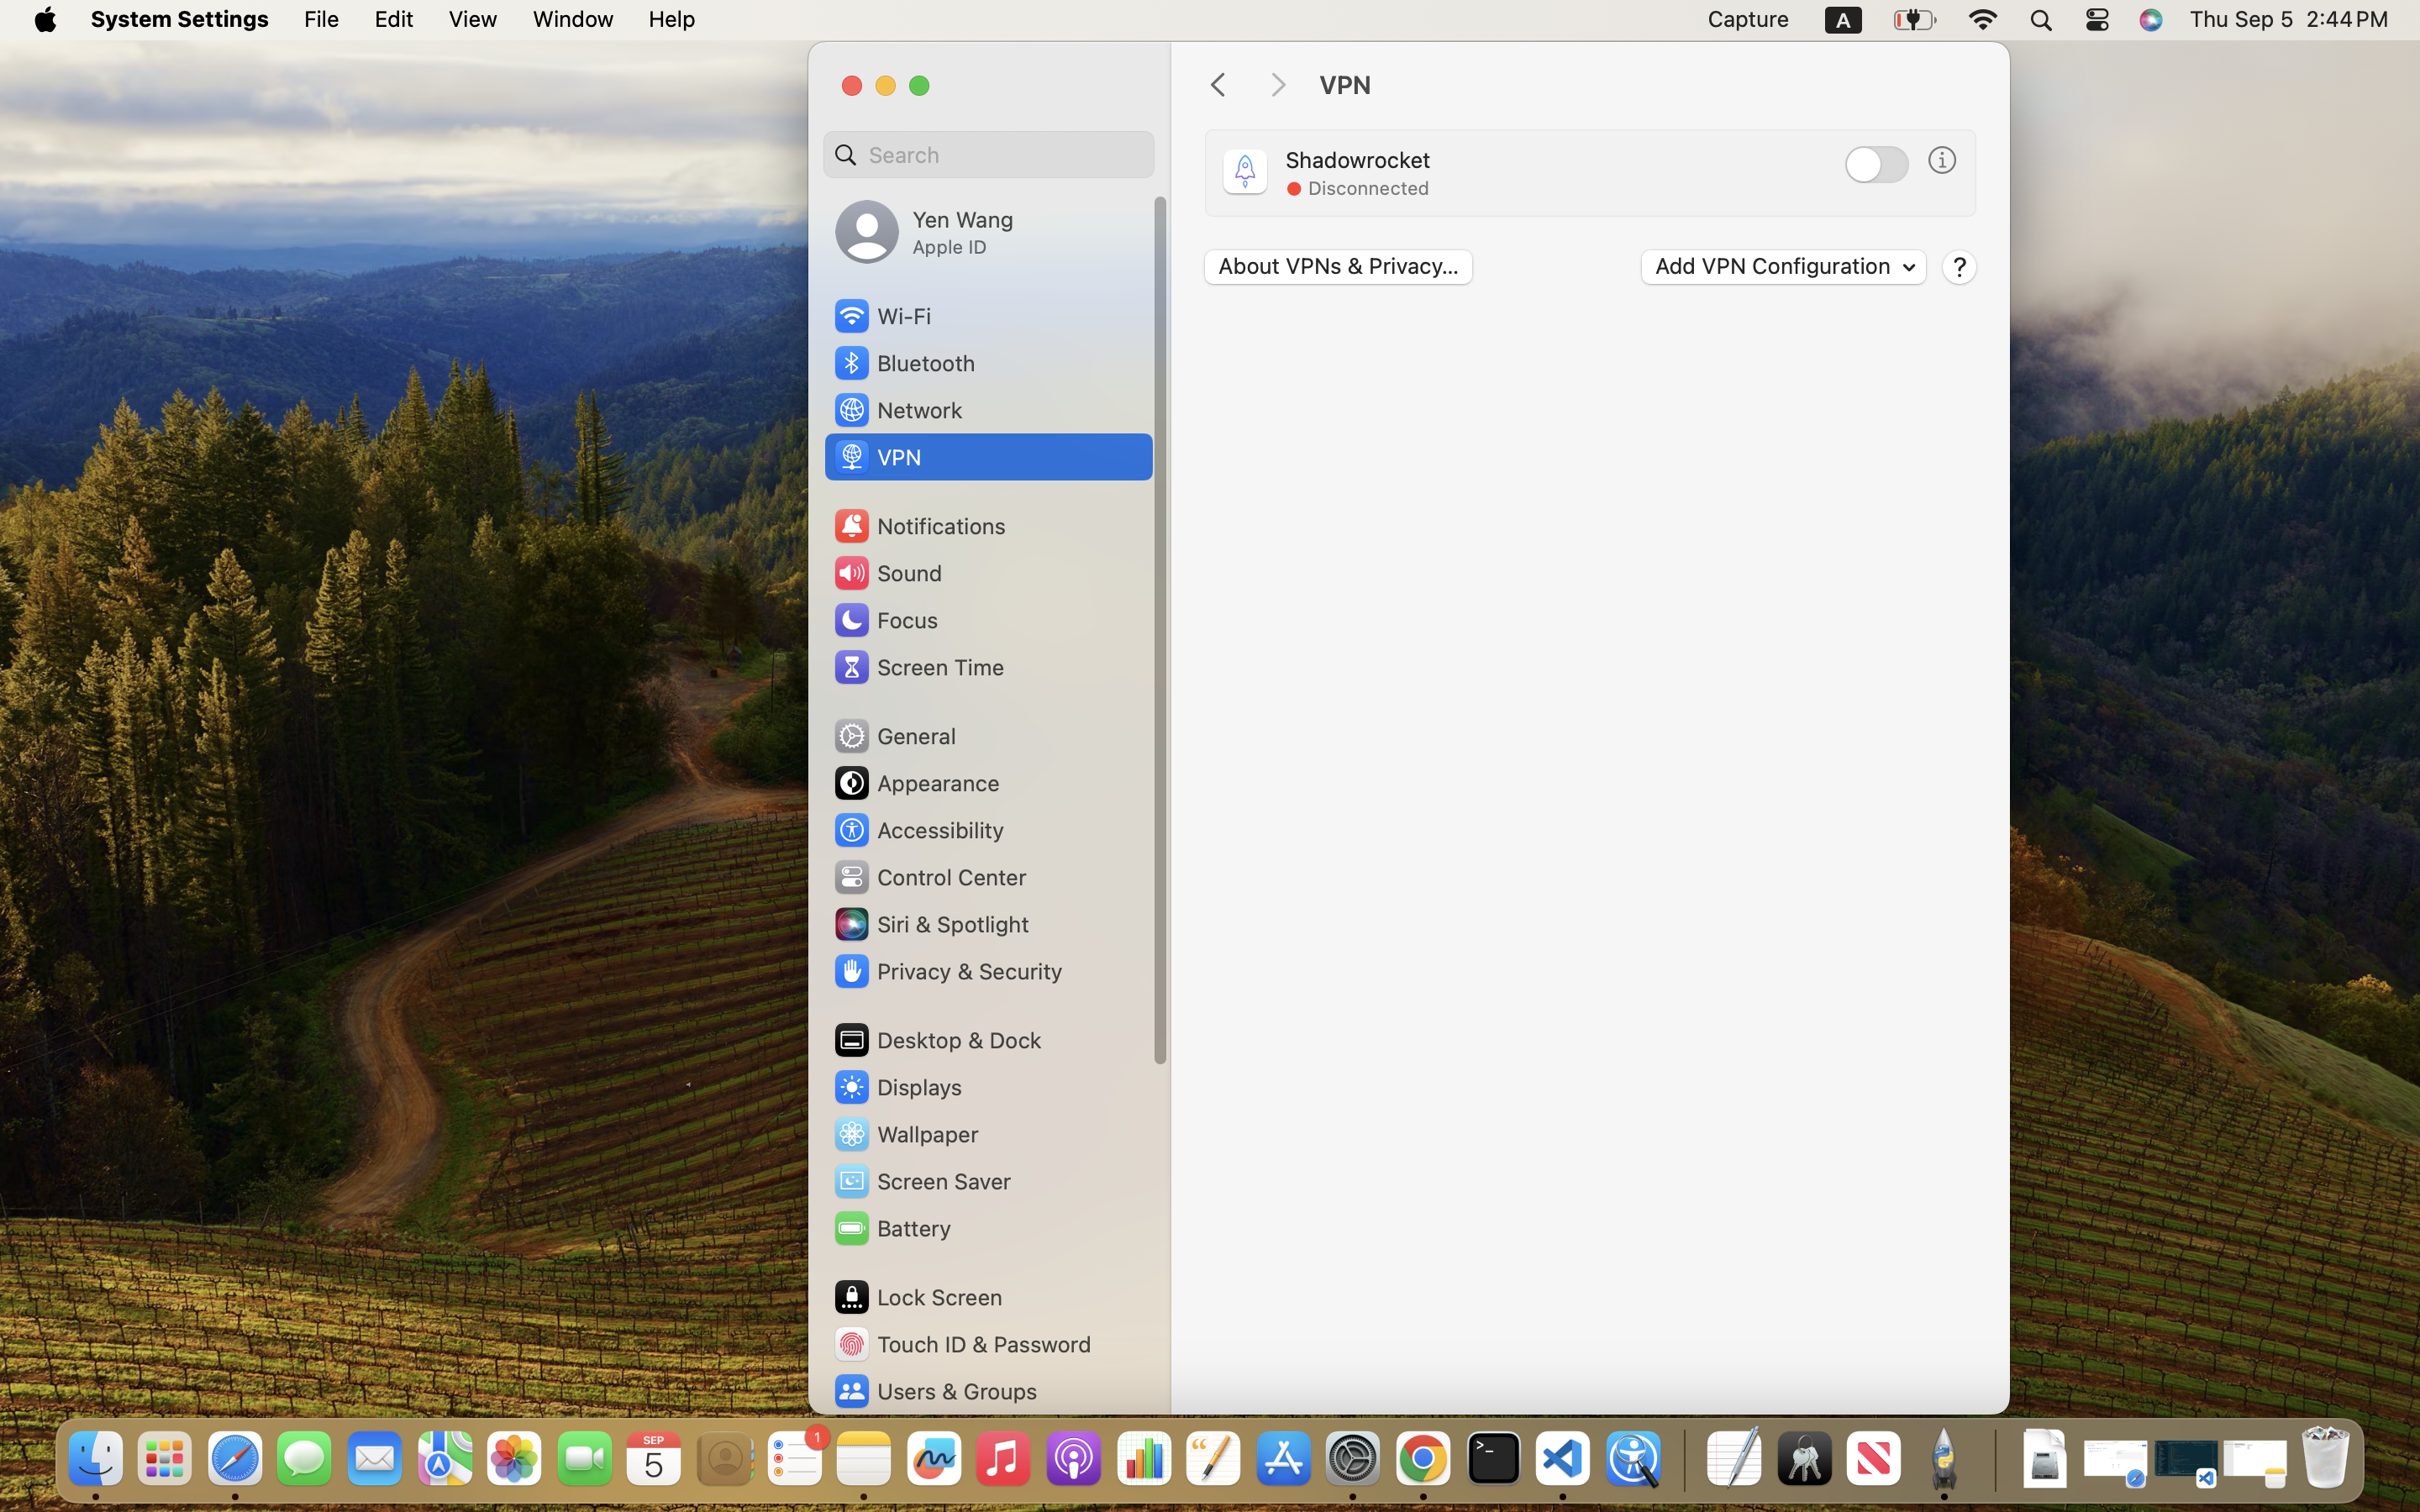 The height and width of the screenshot is (1512, 2420). Describe the element at coordinates (1681, 1459) in the screenshot. I see `'0.4285714328289032'` at that location.